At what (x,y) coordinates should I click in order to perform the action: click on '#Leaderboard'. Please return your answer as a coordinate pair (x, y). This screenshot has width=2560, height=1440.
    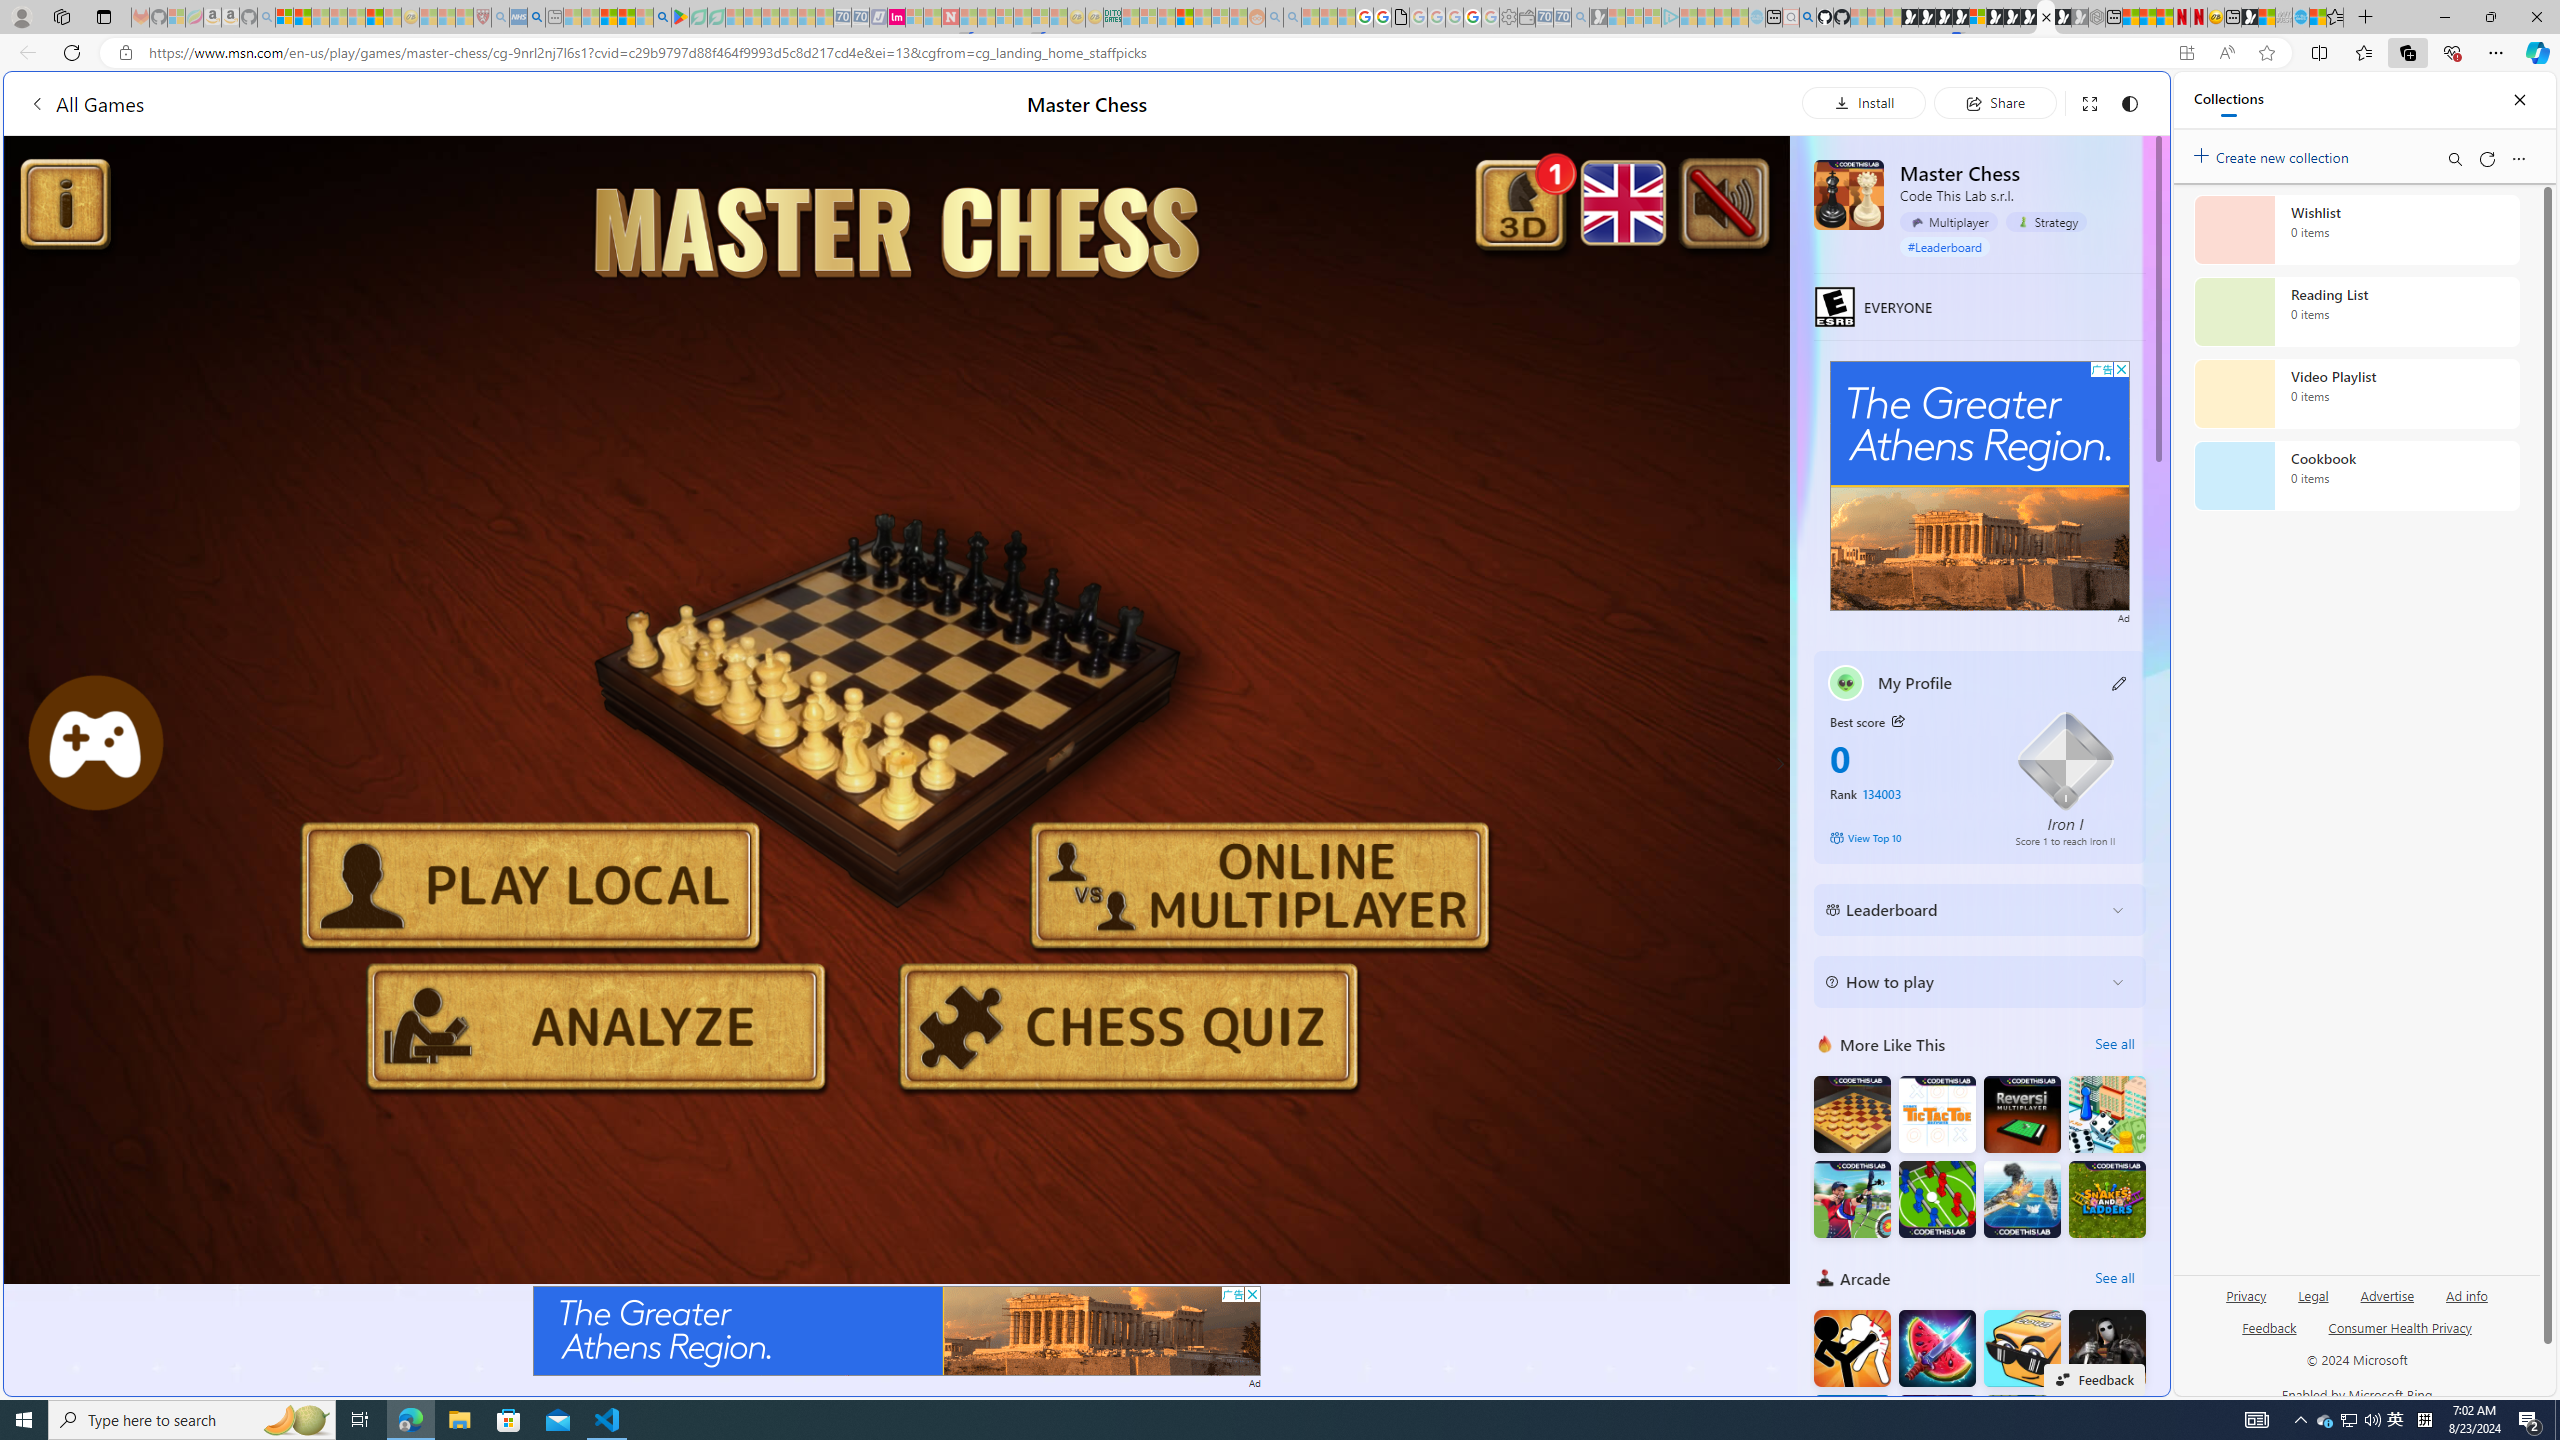
    Looking at the image, I should click on (1944, 245).